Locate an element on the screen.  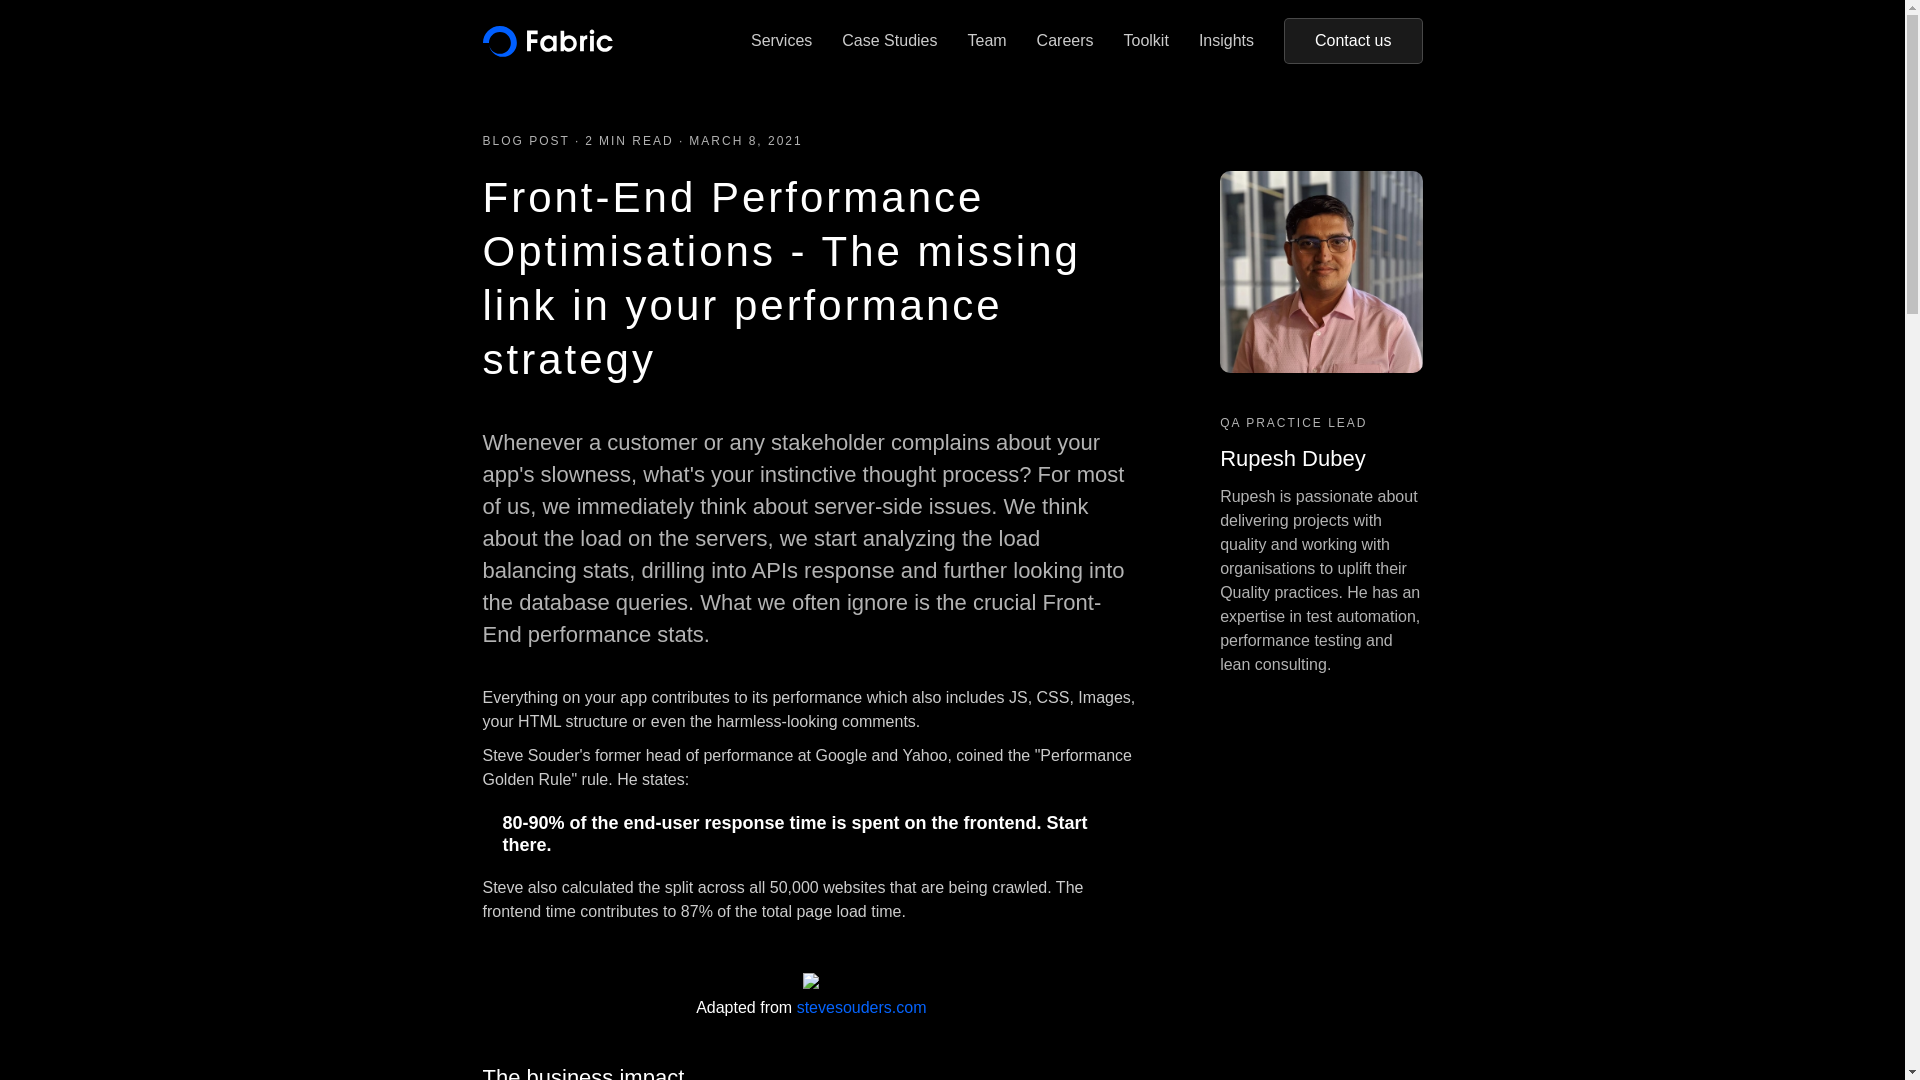
'Services' is located at coordinates (780, 41).